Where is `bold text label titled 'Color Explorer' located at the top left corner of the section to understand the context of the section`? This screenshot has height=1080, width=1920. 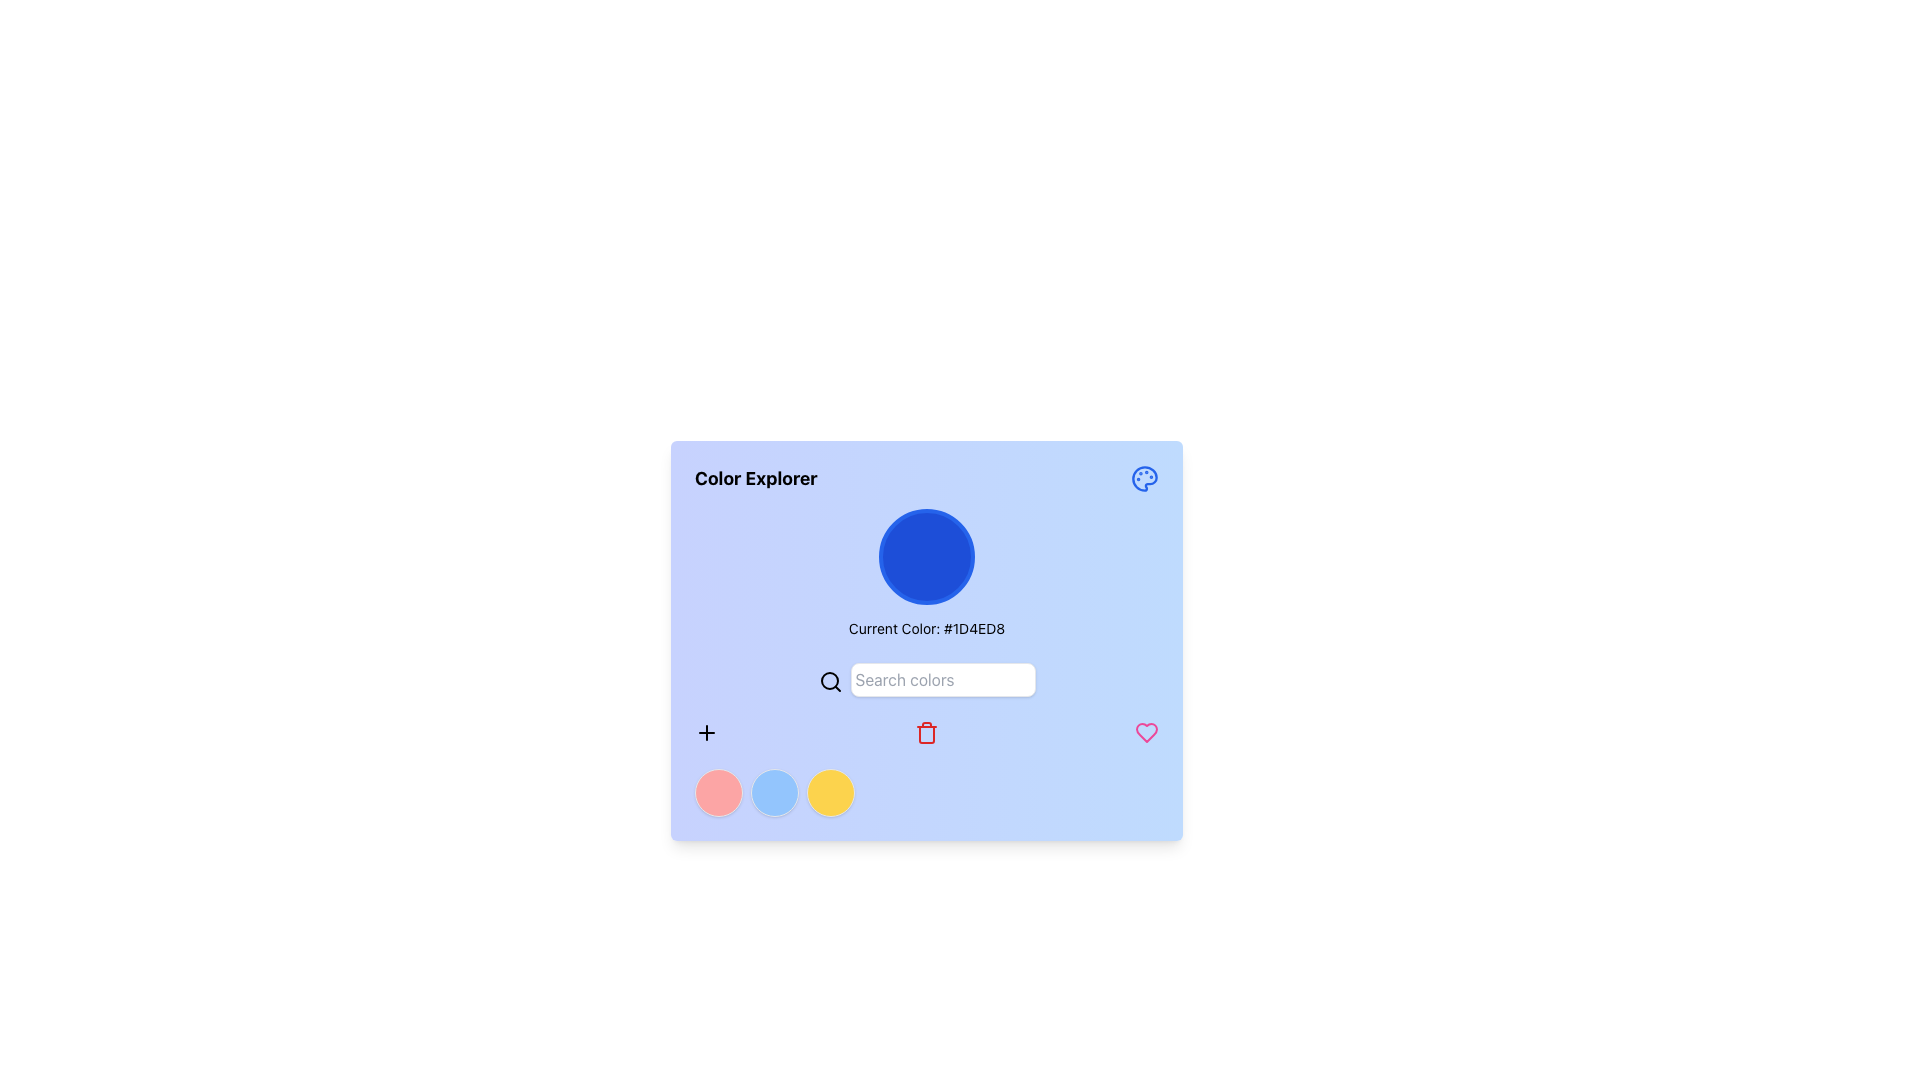
bold text label titled 'Color Explorer' located at the top left corner of the section to understand the context of the section is located at coordinates (755, 478).